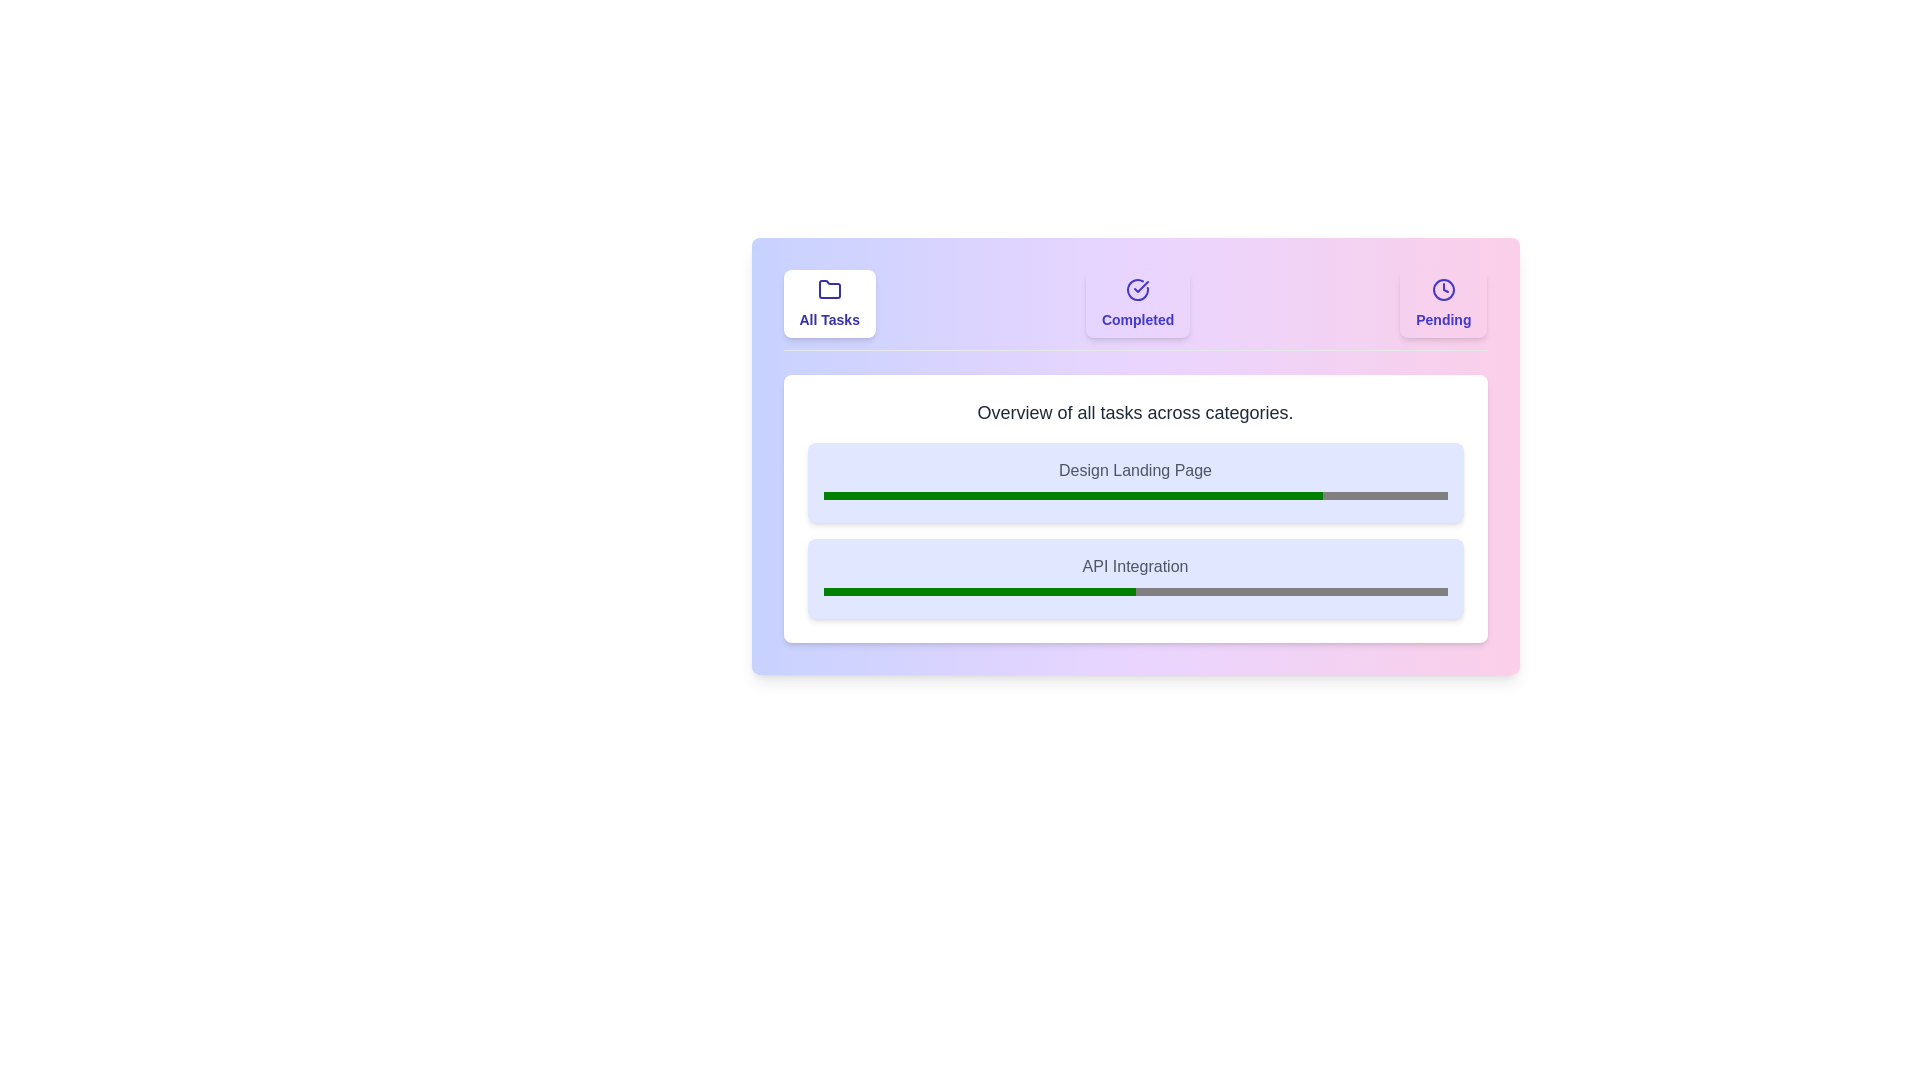 Image resolution: width=1920 pixels, height=1080 pixels. Describe the element at coordinates (1443, 319) in the screenshot. I see `the Text Label indicating a pending state, located in the top-right corner beneath the clock icon` at that location.